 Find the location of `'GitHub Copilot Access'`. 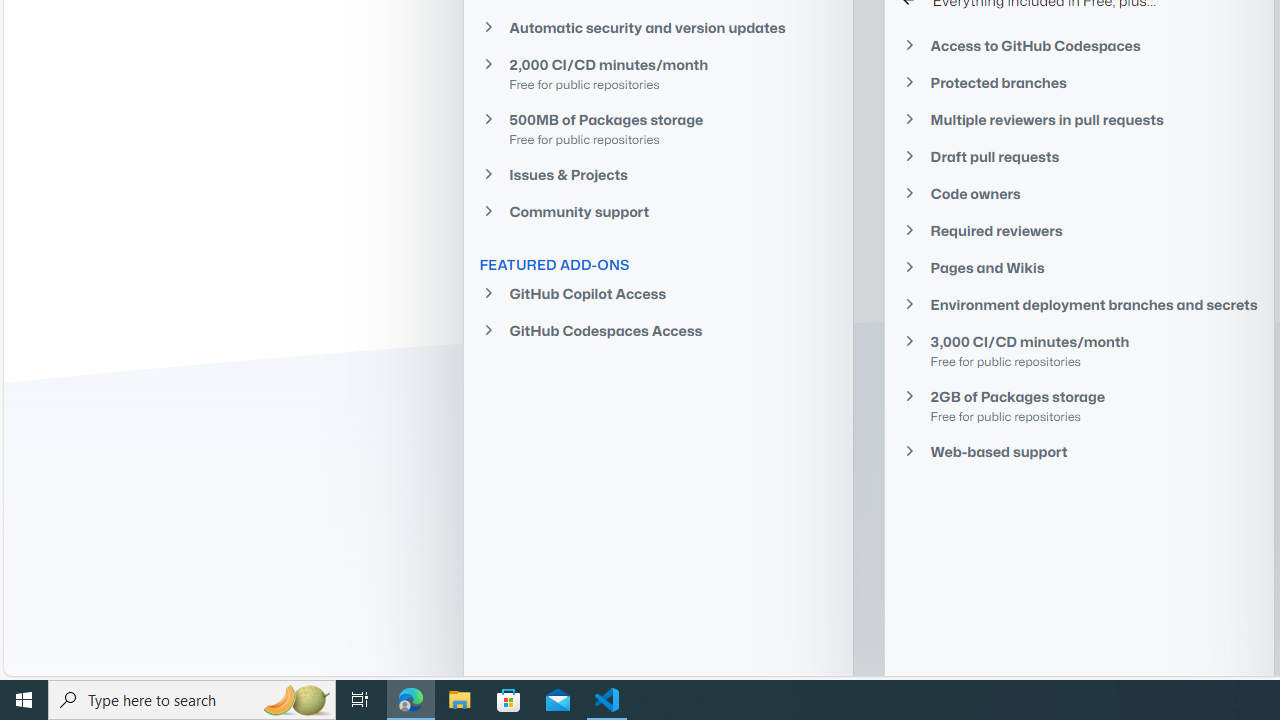

'GitHub Copilot Access' is located at coordinates (657, 293).